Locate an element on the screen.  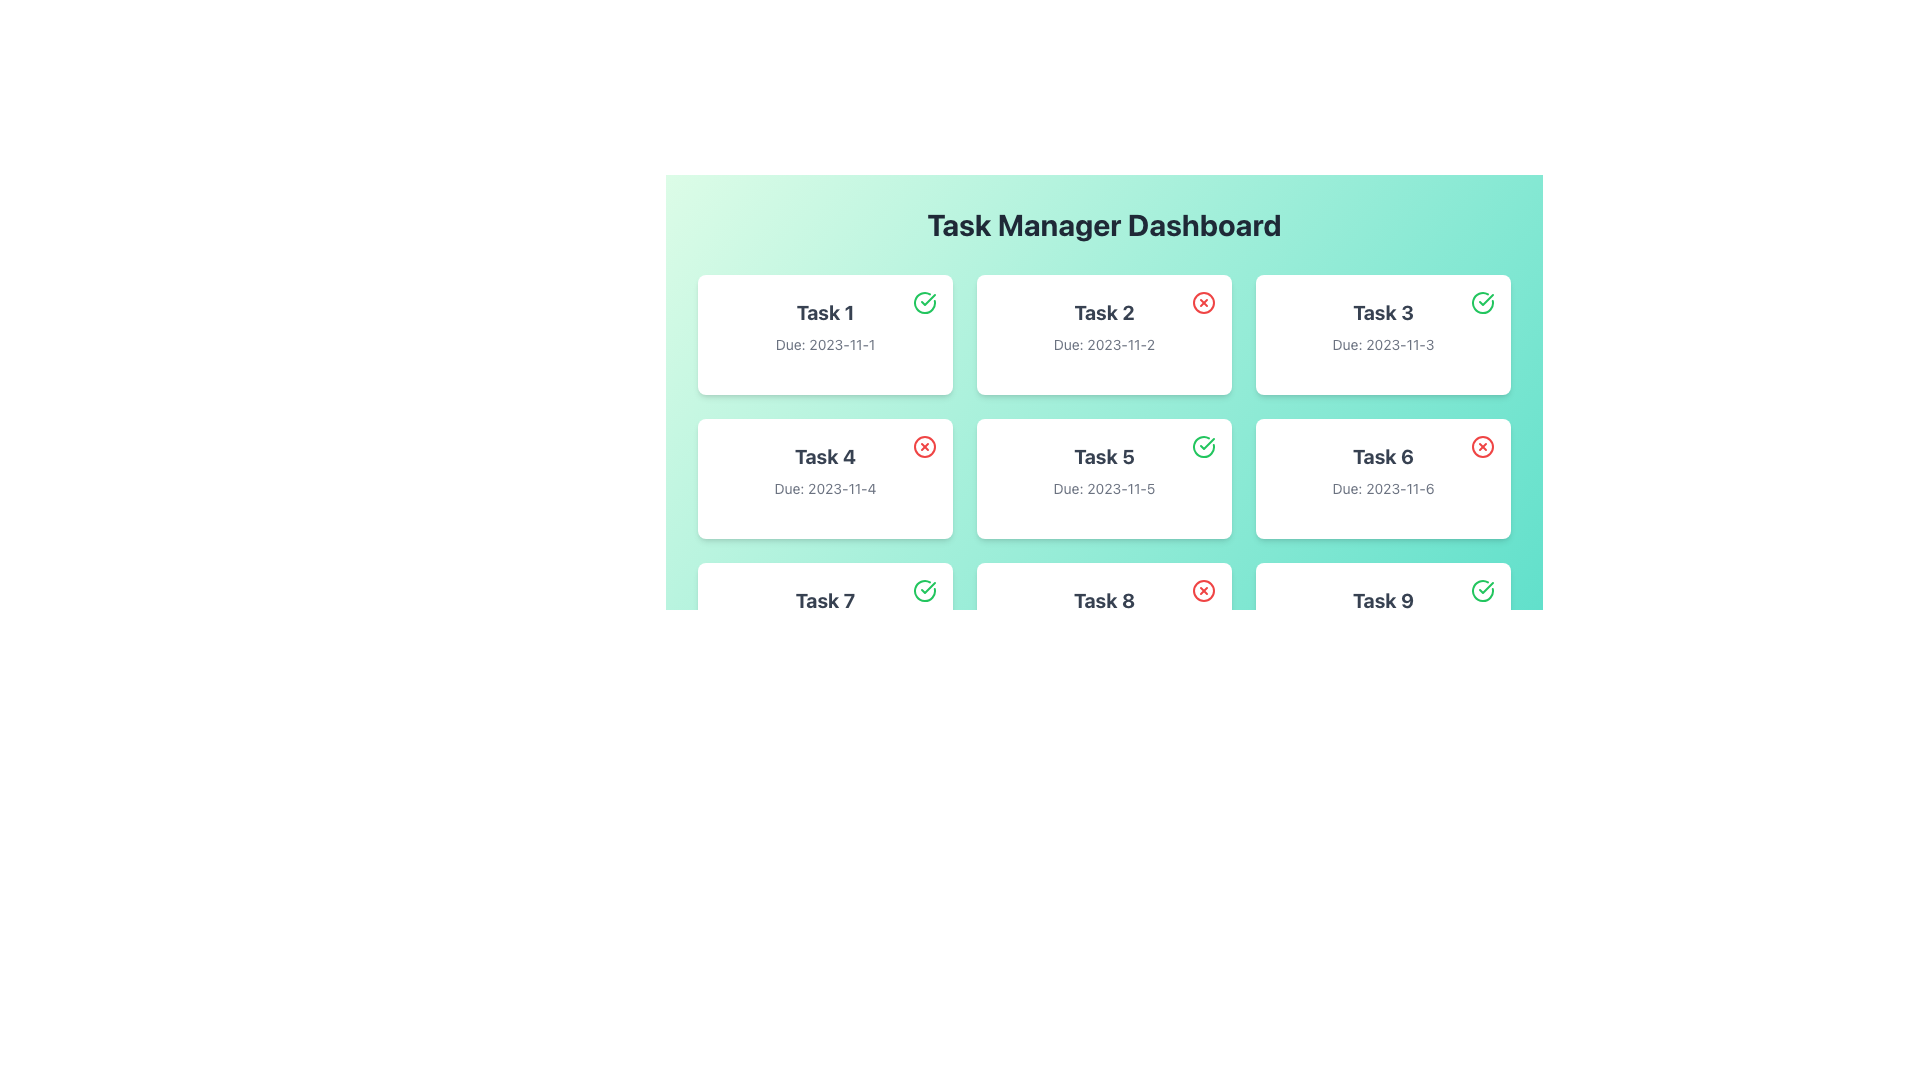
the Information card that displays 'Task 1' with a due date of '2023-11-1', featuring a green circular check mark icon in the top-right corner is located at coordinates (825, 334).